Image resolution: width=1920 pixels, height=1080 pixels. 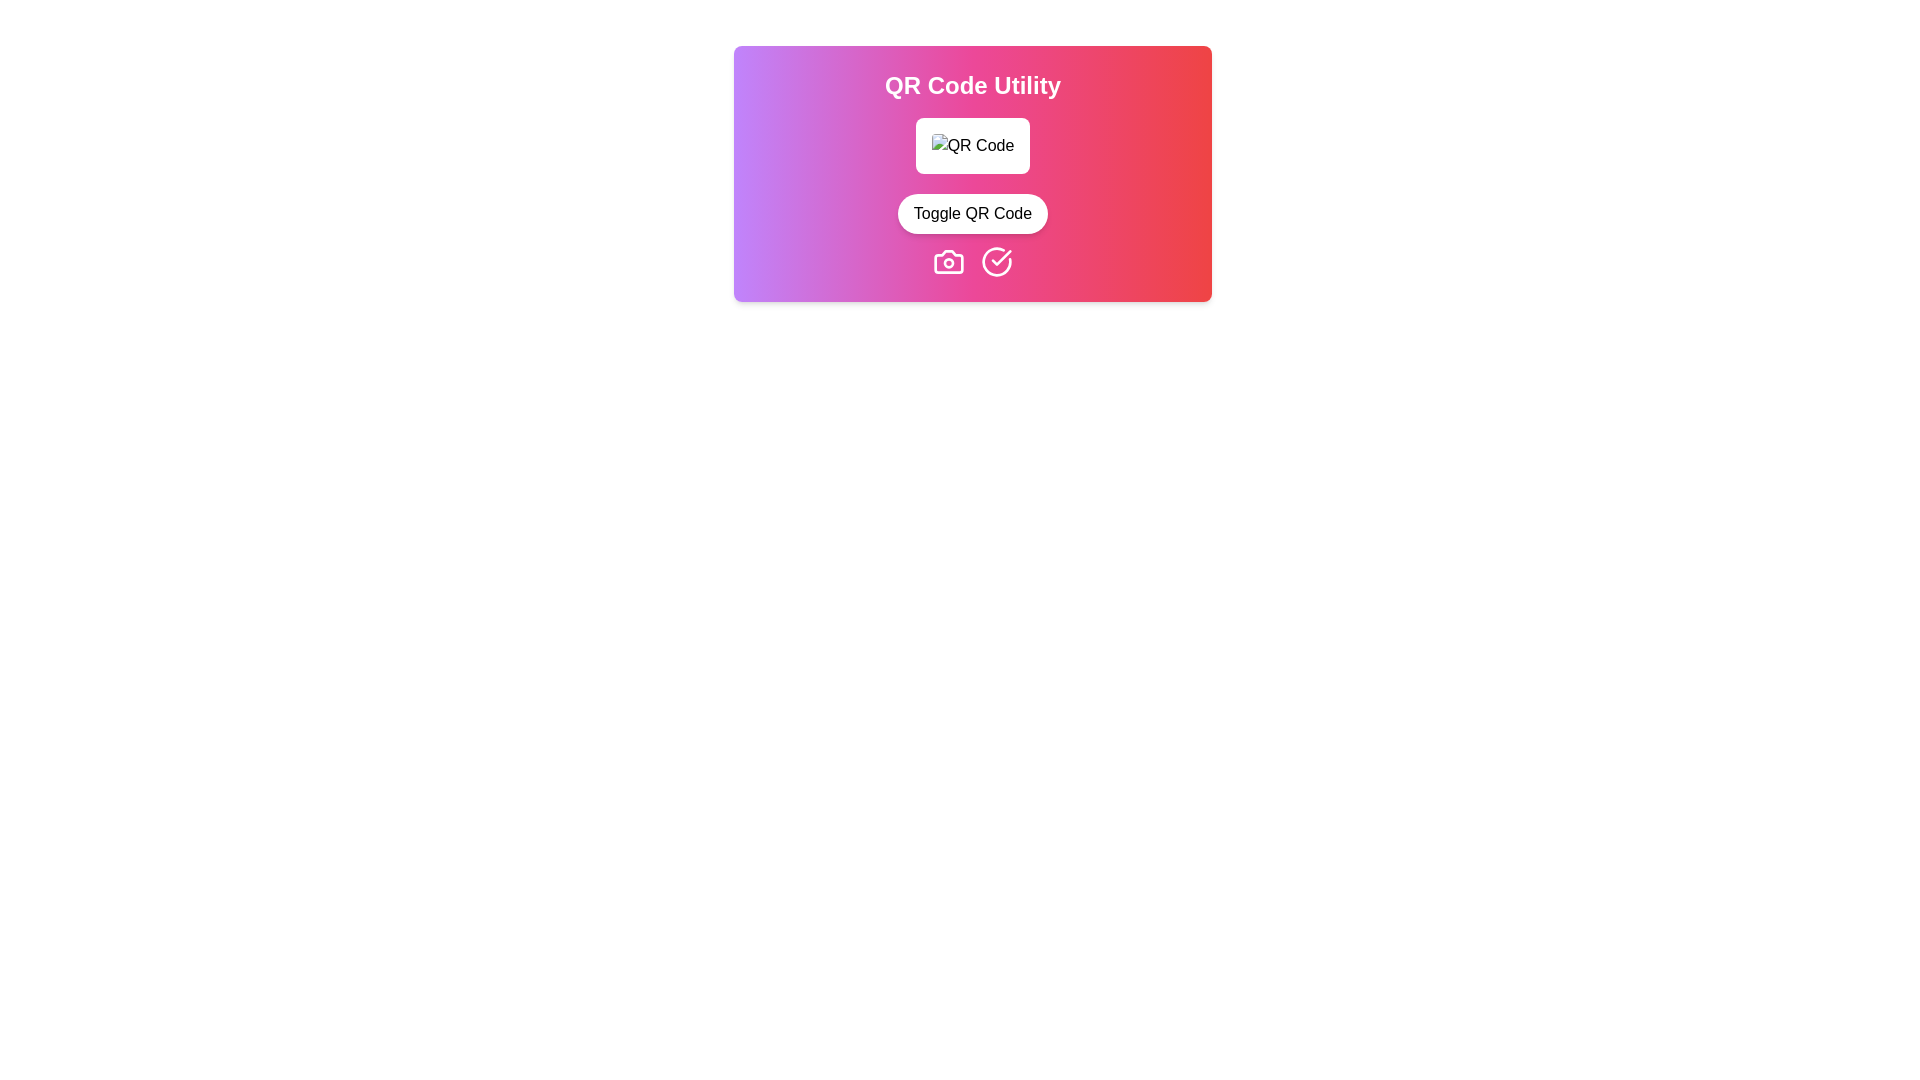 What do you see at coordinates (948, 260) in the screenshot?
I see `the pinkish camera icon located to the left of the checkmark icon in the 'QR Code Utility' interface card` at bounding box center [948, 260].